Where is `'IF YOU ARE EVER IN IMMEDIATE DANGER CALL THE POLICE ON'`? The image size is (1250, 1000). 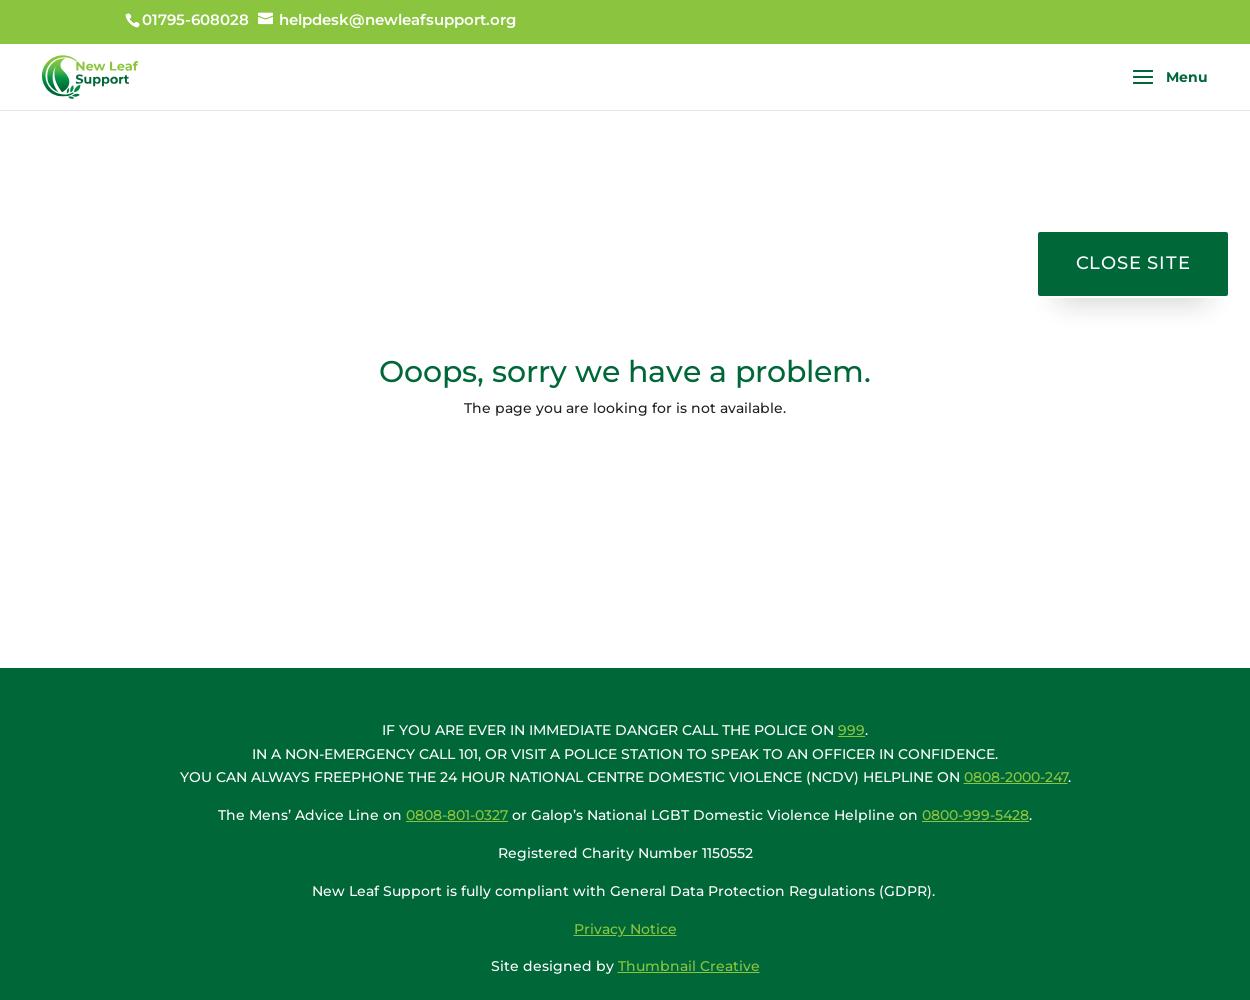
'IF YOU ARE EVER IN IMMEDIATE DANGER CALL THE POLICE ON' is located at coordinates (609, 728).